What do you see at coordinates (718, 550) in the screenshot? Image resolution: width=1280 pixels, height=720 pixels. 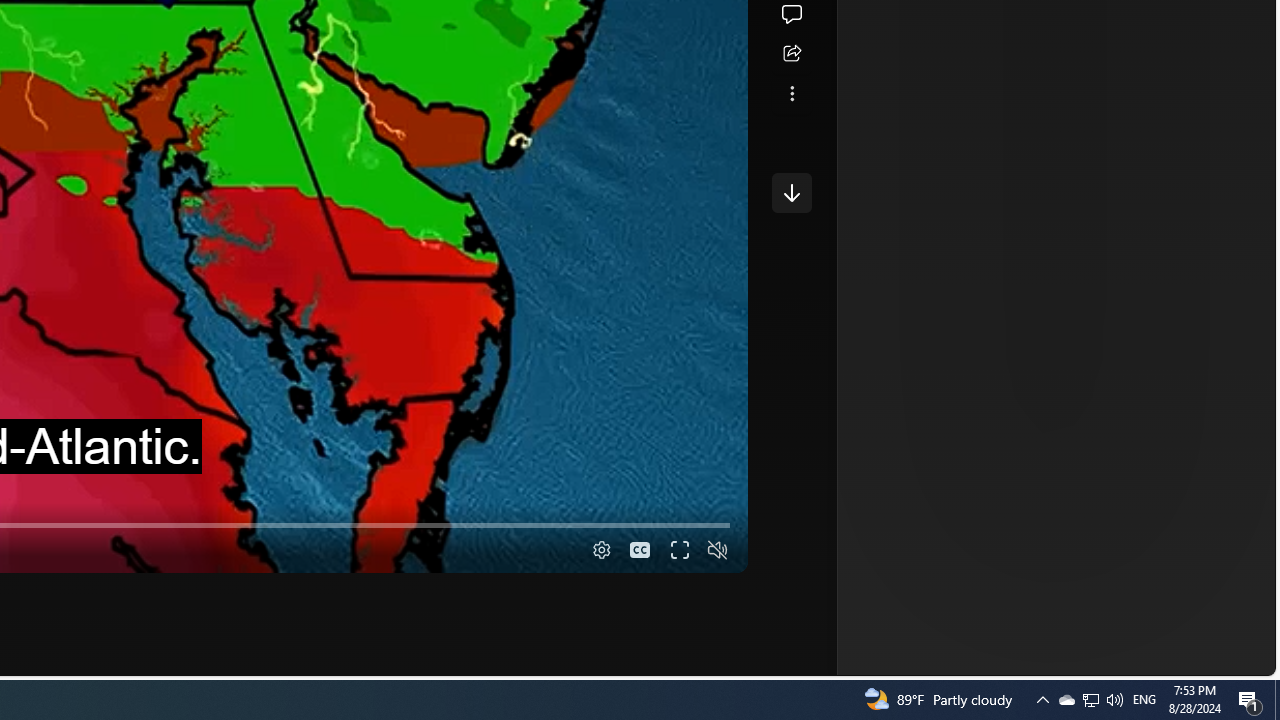 I see `'Unmute'` at bounding box center [718, 550].